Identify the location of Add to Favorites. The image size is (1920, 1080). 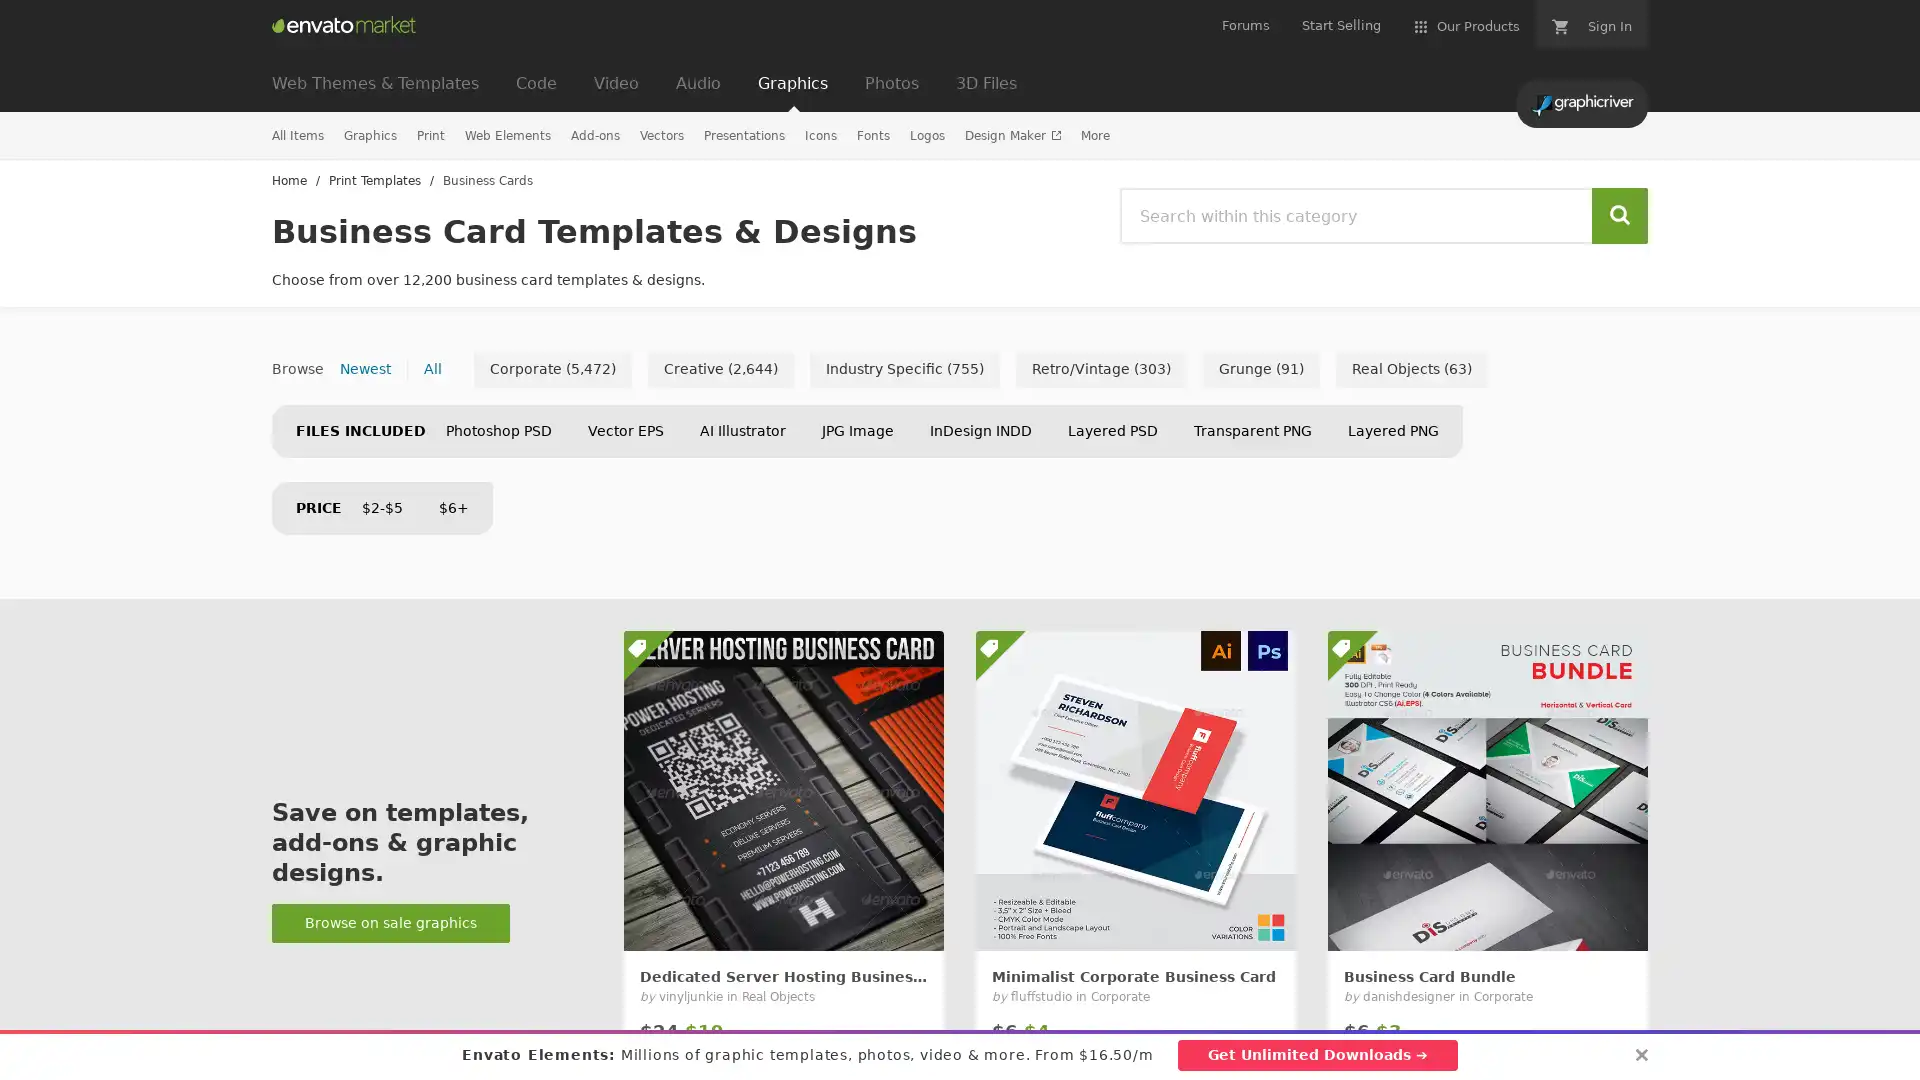
(916, 922).